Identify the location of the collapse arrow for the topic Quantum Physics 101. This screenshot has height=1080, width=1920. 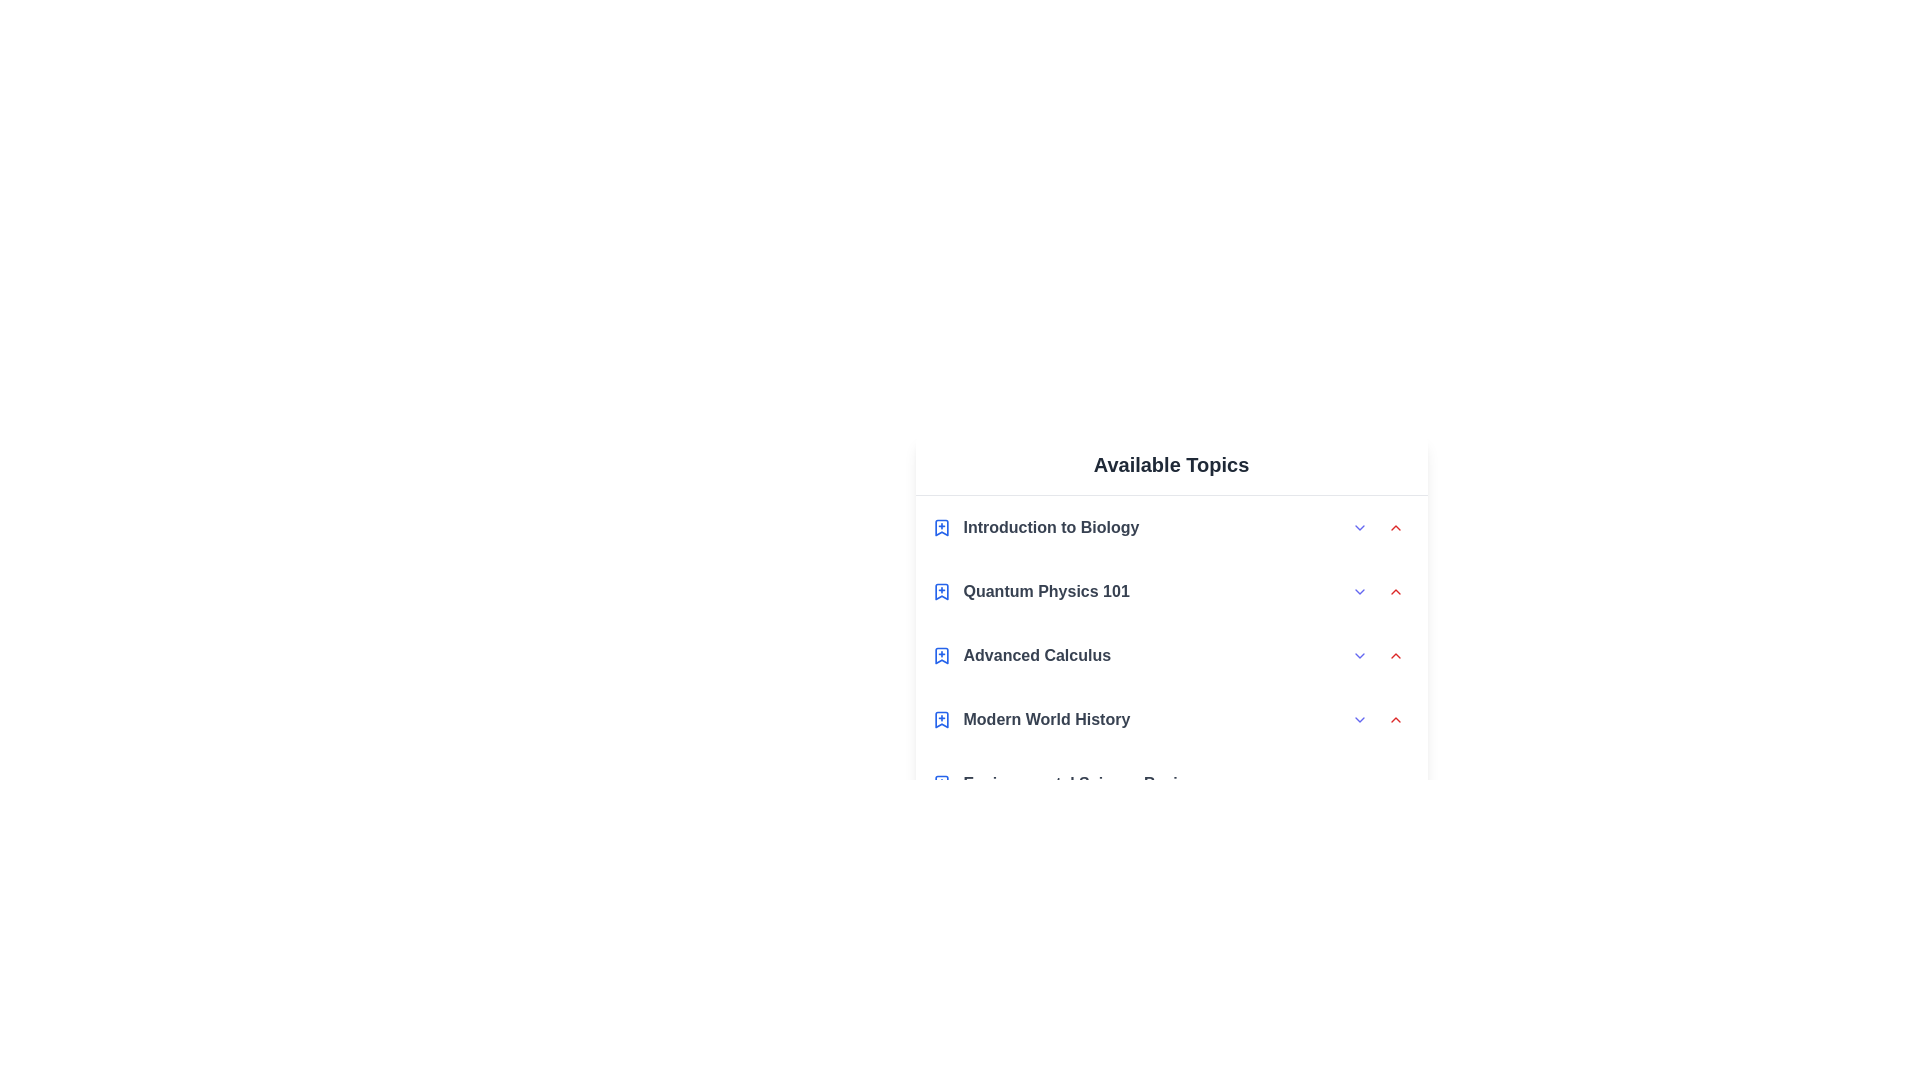
(1394, 590).